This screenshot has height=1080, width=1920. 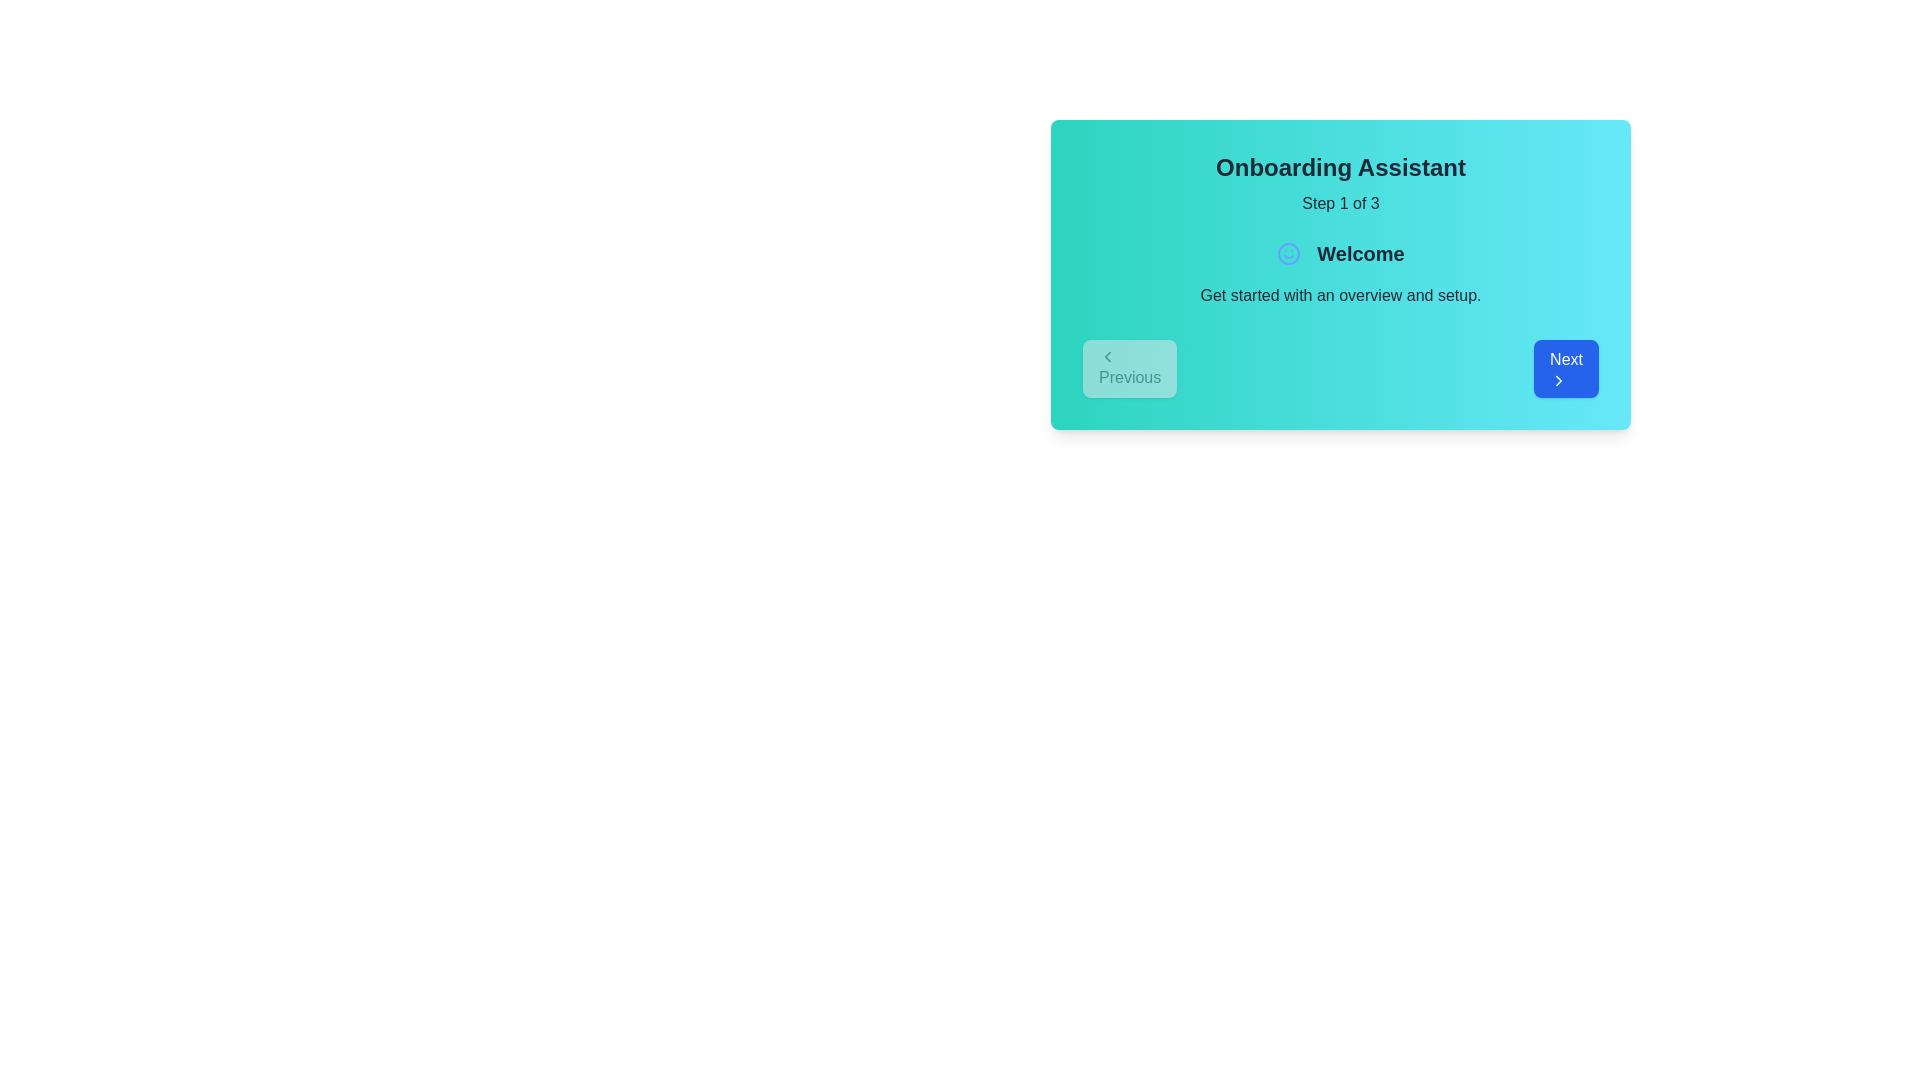 What do you see at coordinates (1130, 369) in the screenshot?
I see `the 'Previous' button with a light gray background and gray text, located at the bottom left corner of the 'Onboarding Assistant' card` at bounding box center [1130, 369].